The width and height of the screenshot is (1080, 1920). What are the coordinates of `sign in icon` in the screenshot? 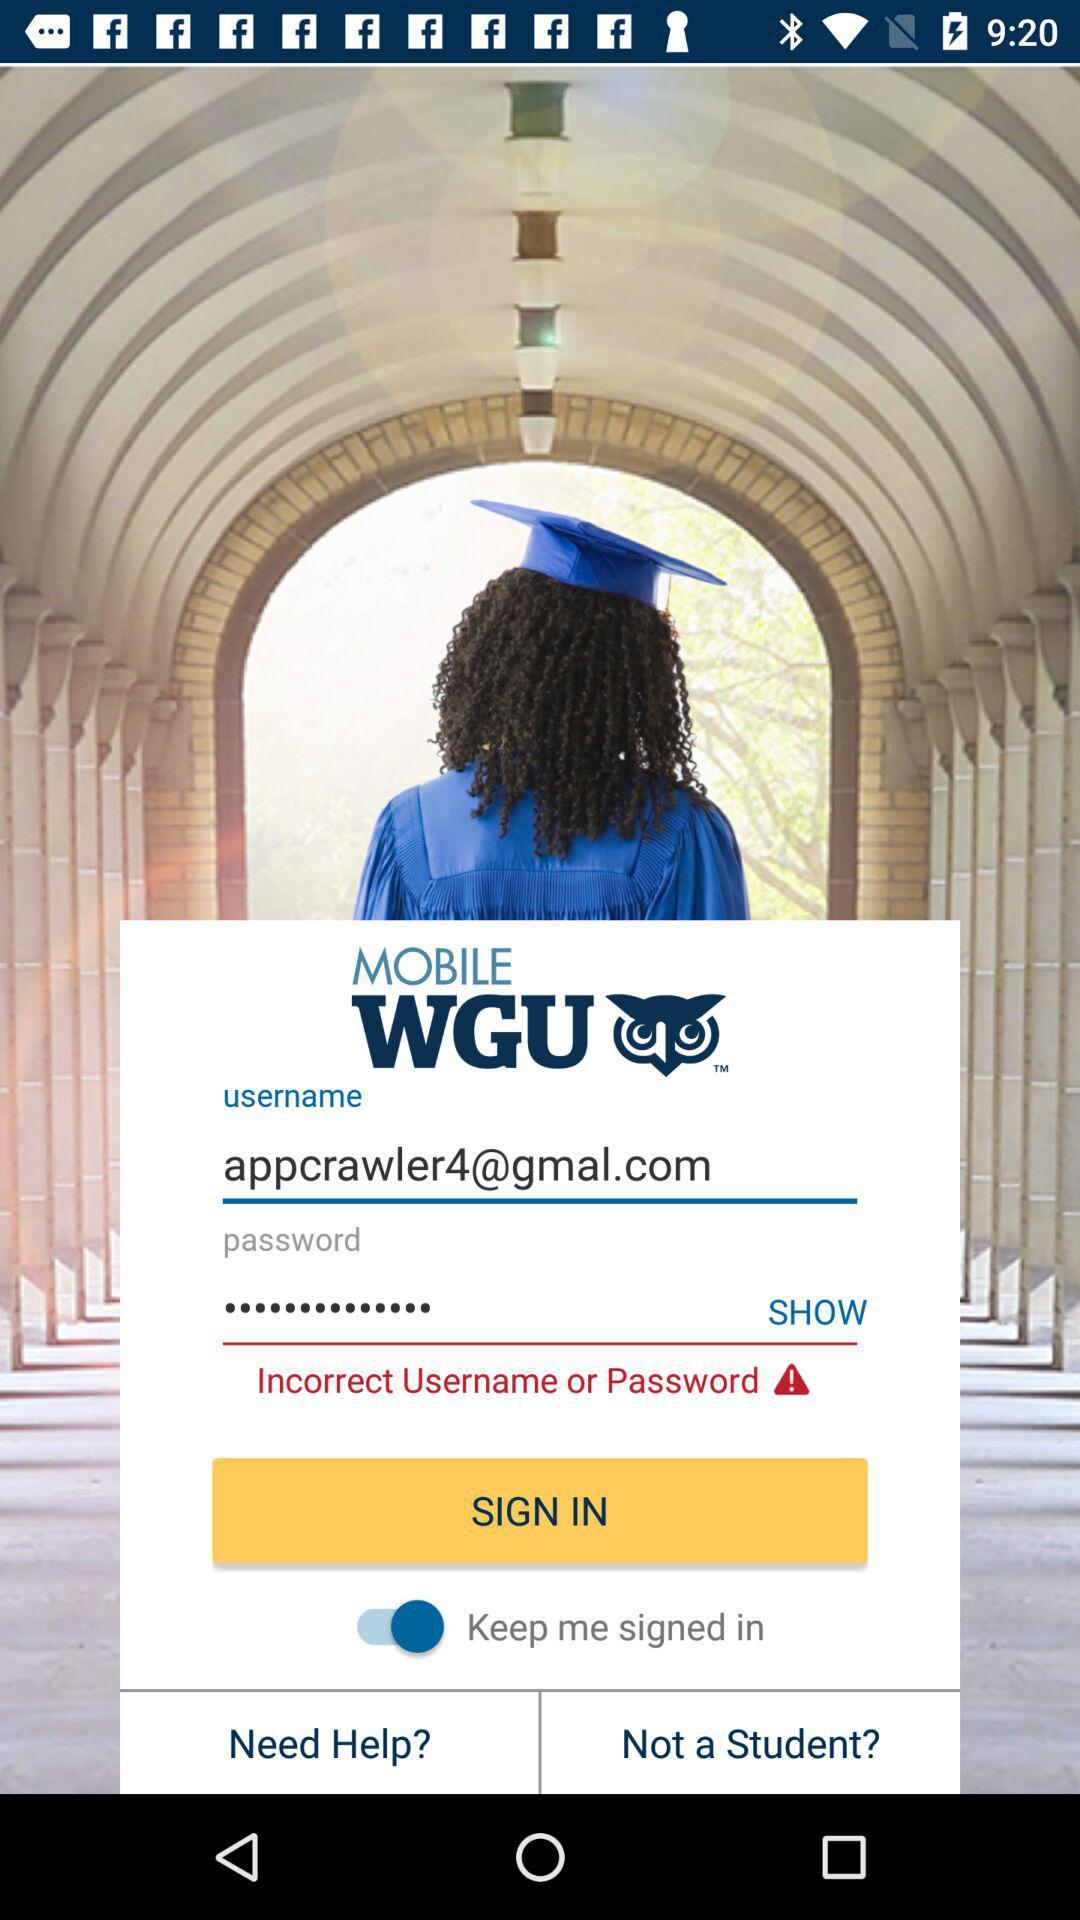 It's located at (540, 1510).